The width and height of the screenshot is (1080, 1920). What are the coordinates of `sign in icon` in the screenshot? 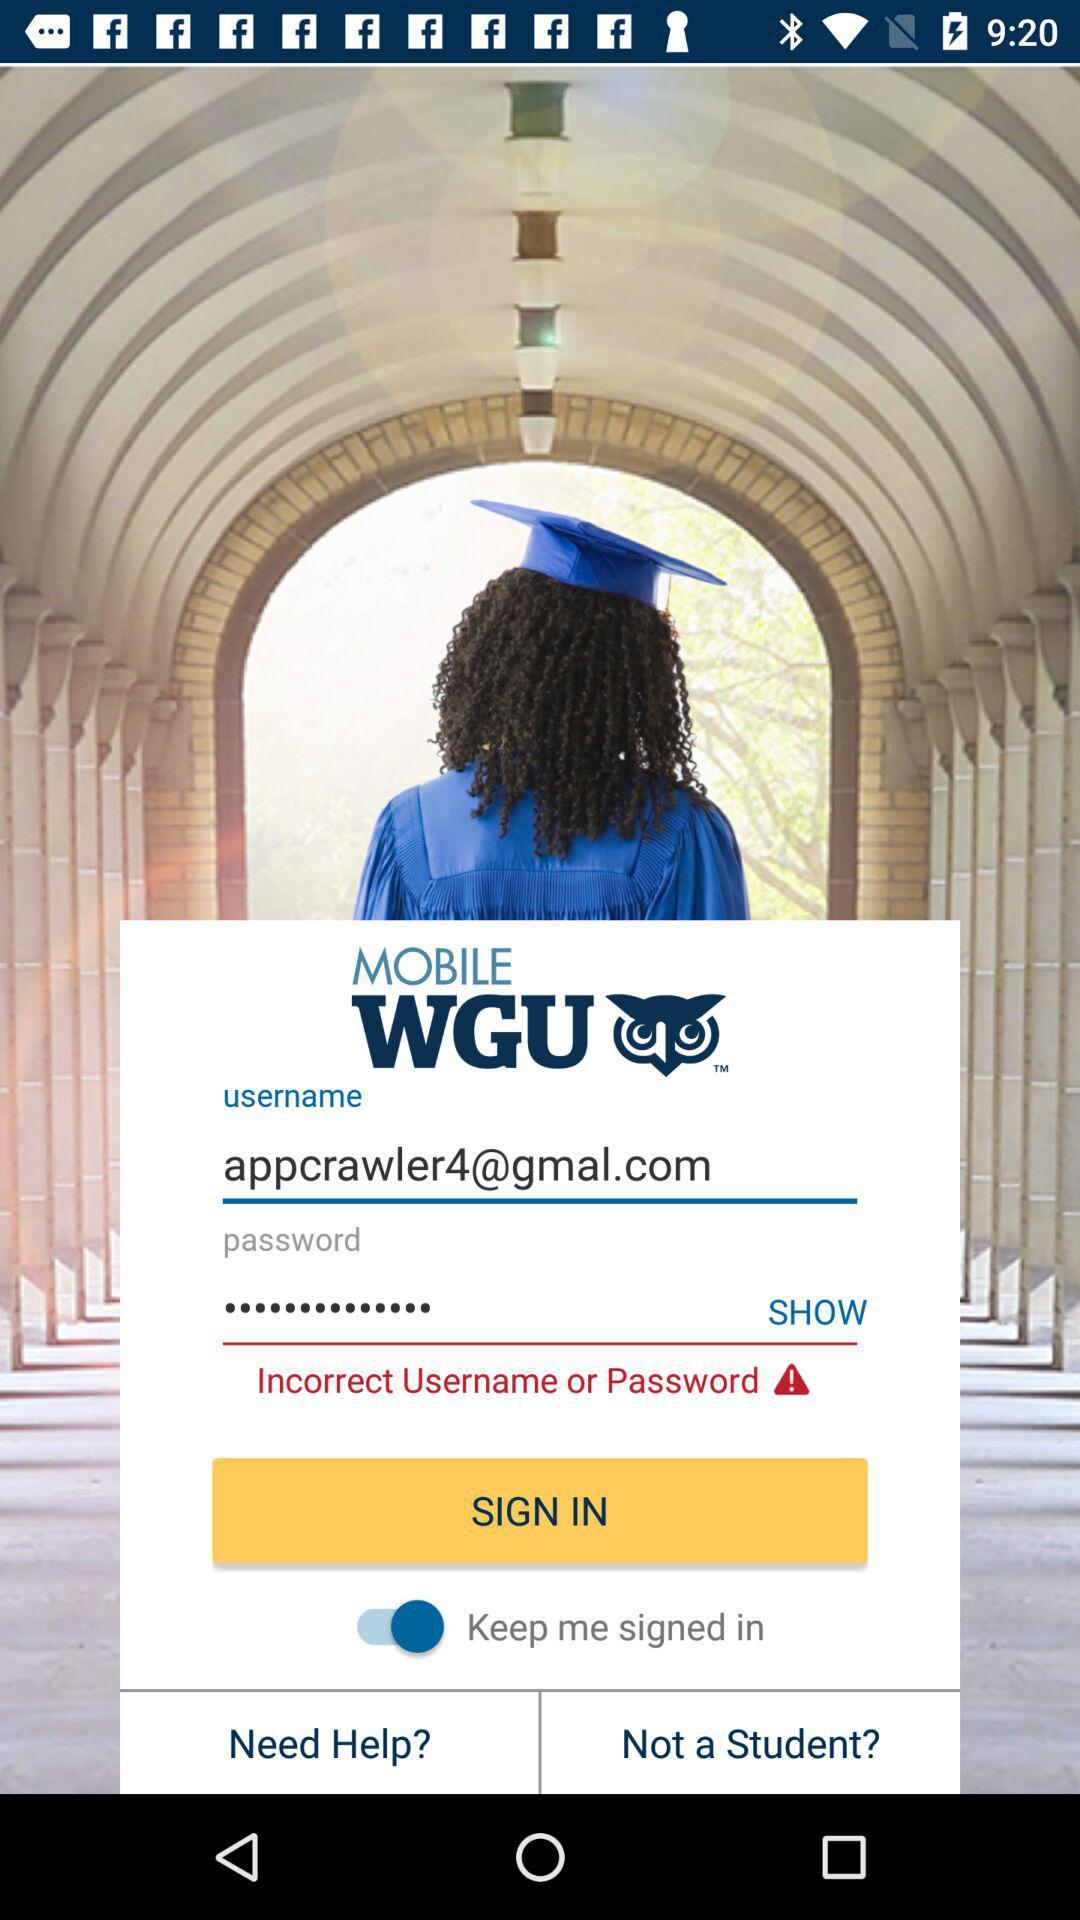 It's located at (540, 1510).